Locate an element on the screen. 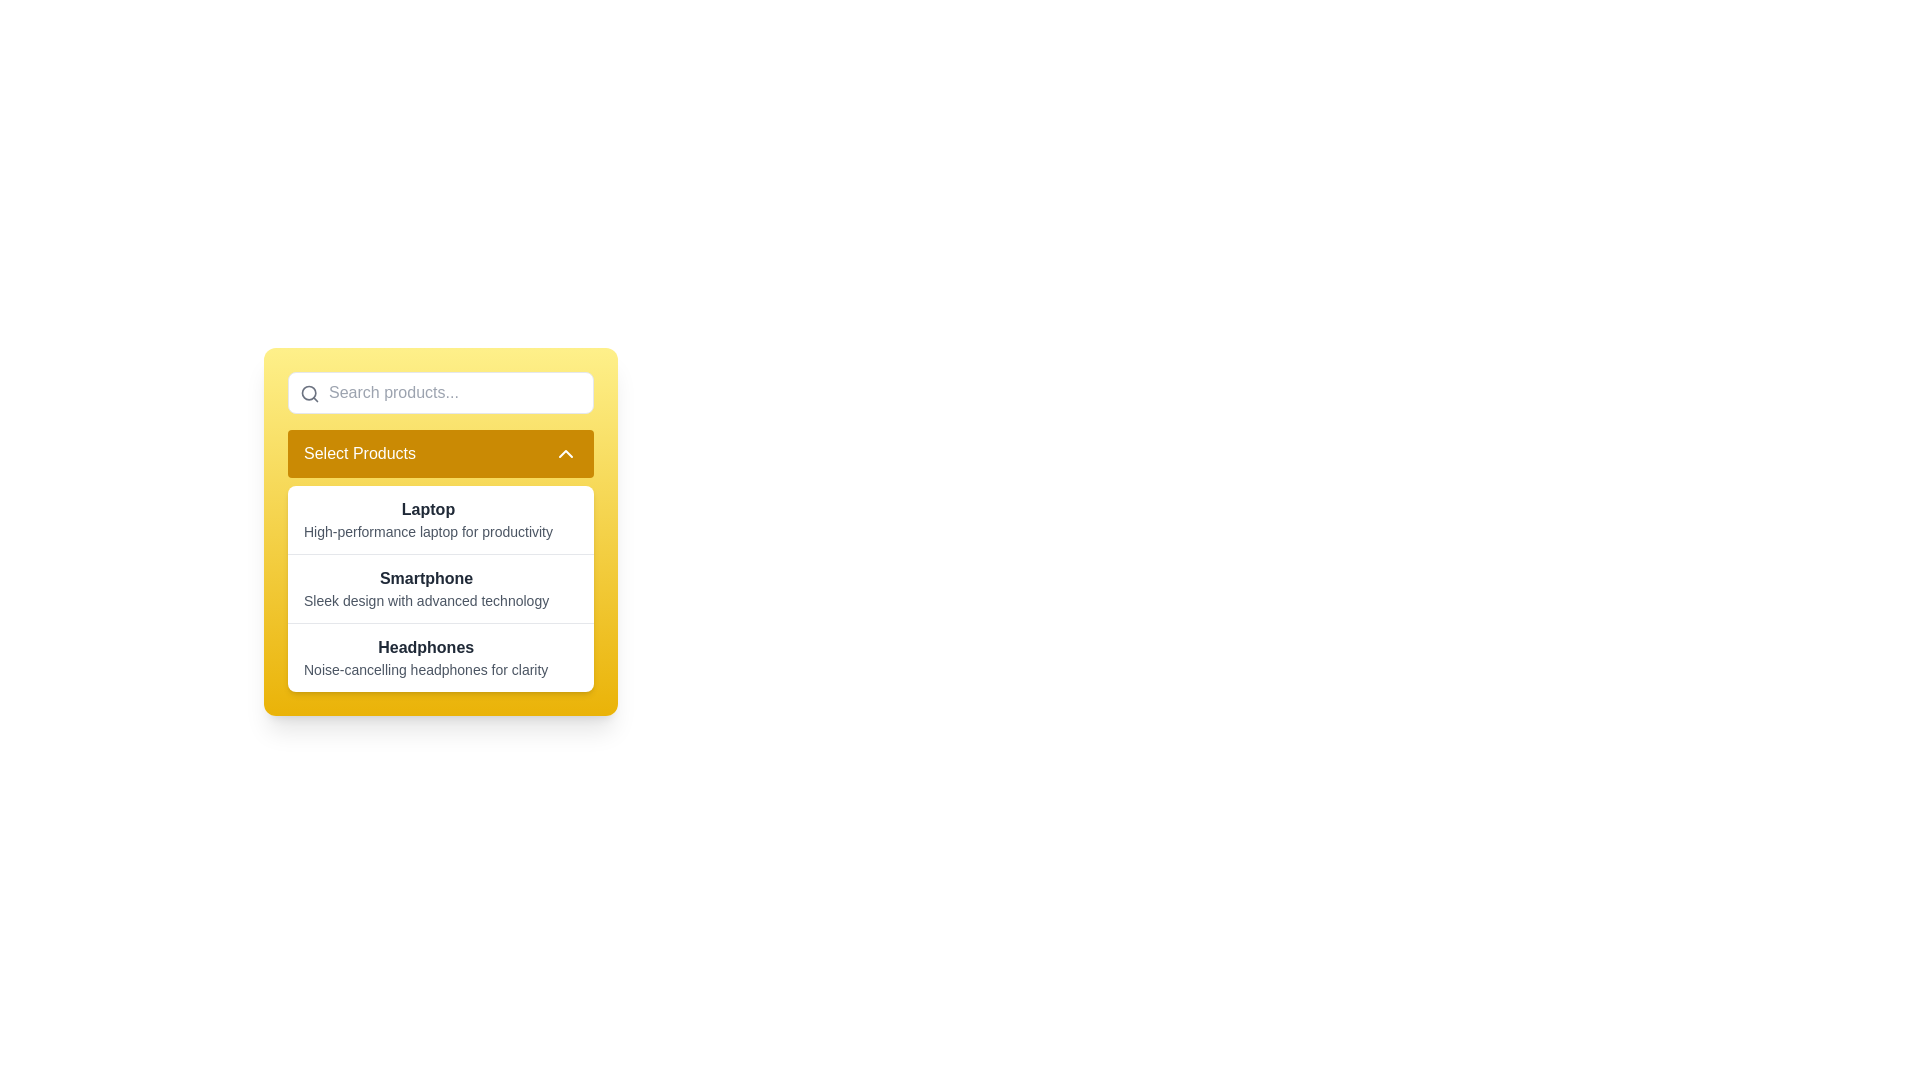 This screenshot has width=1920, height=1080. the 'Smartphone' text label in the dropdown menu labeled 'Select Products', which is the second item in the list of product categories is located at coordinates (425, 578).